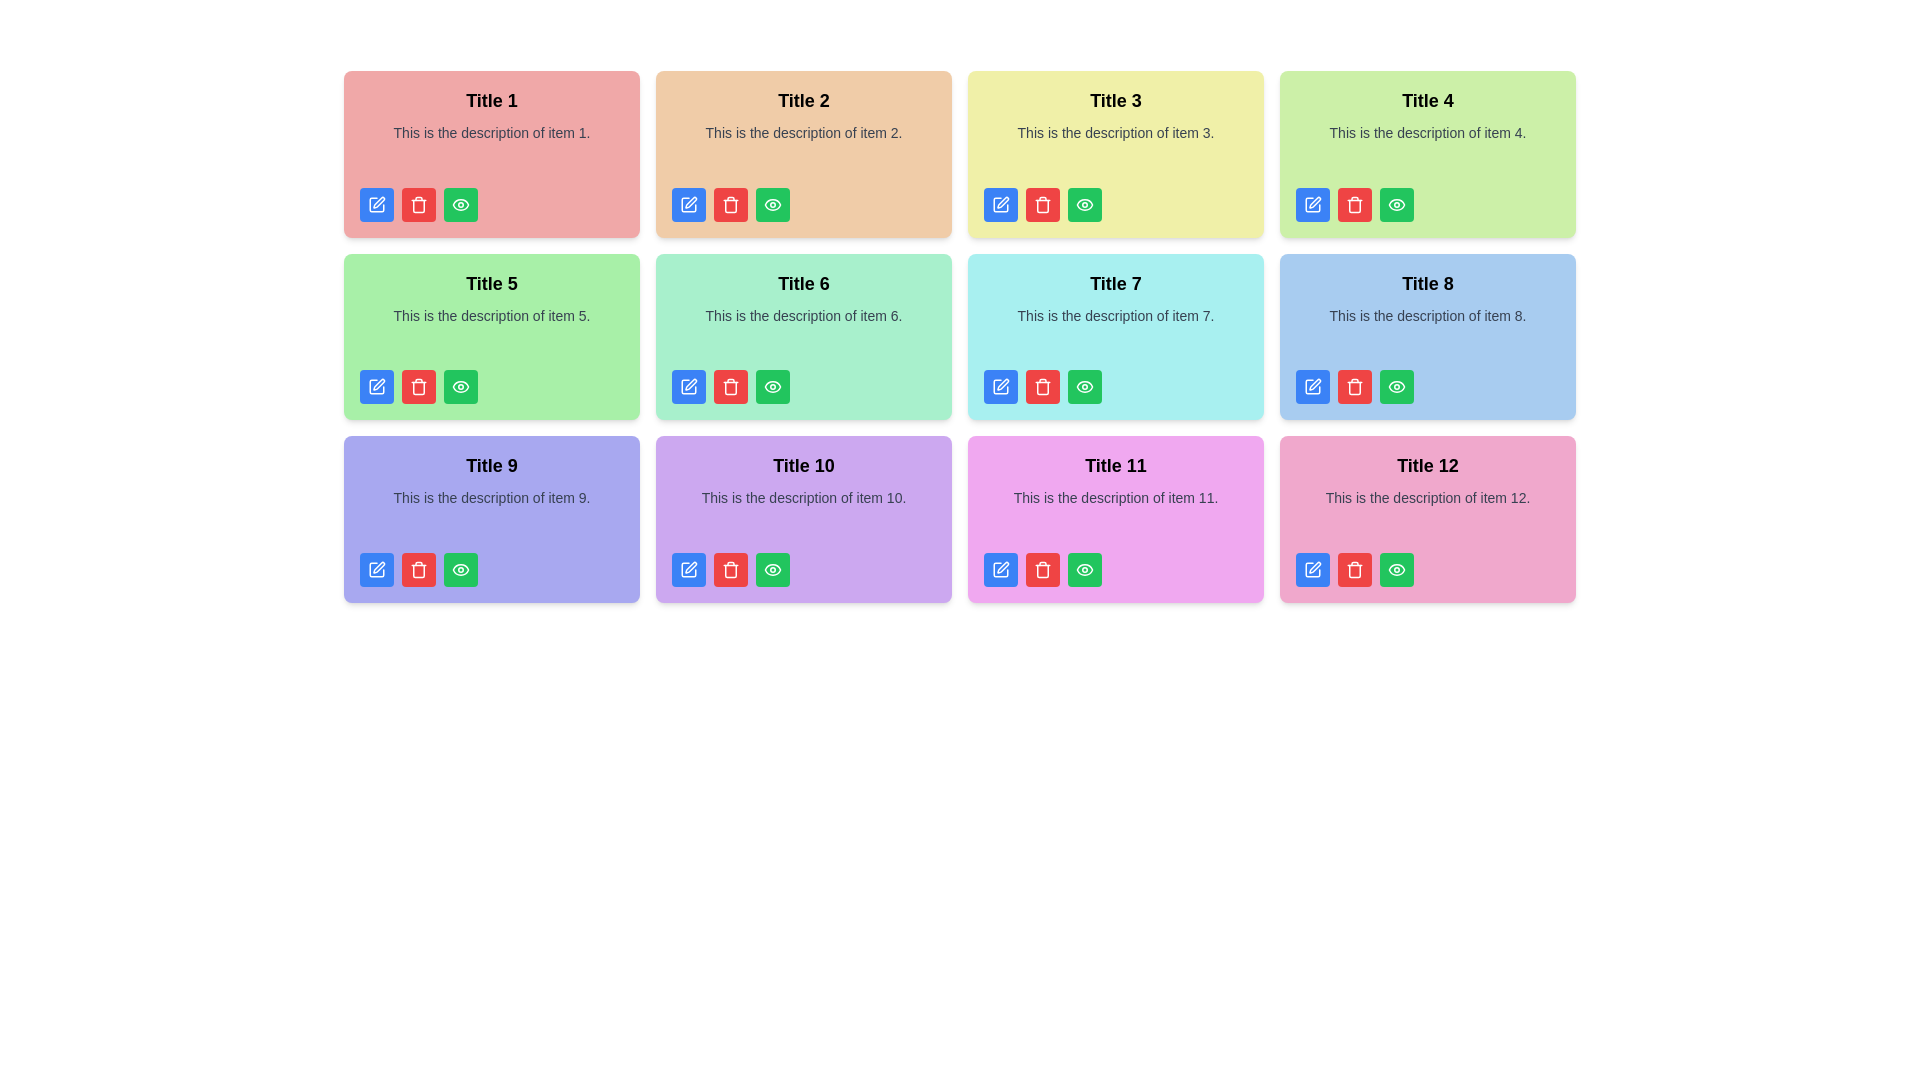 This screenshot has width=1920, height=1080. Describe the element at coordinates (729, 569) in the screenshot. I see `the delete button located in the second cell of a three-cell group below the item titled 'Title 10', which is the middle button among three action buttons at the bottom of the item card` at that location.